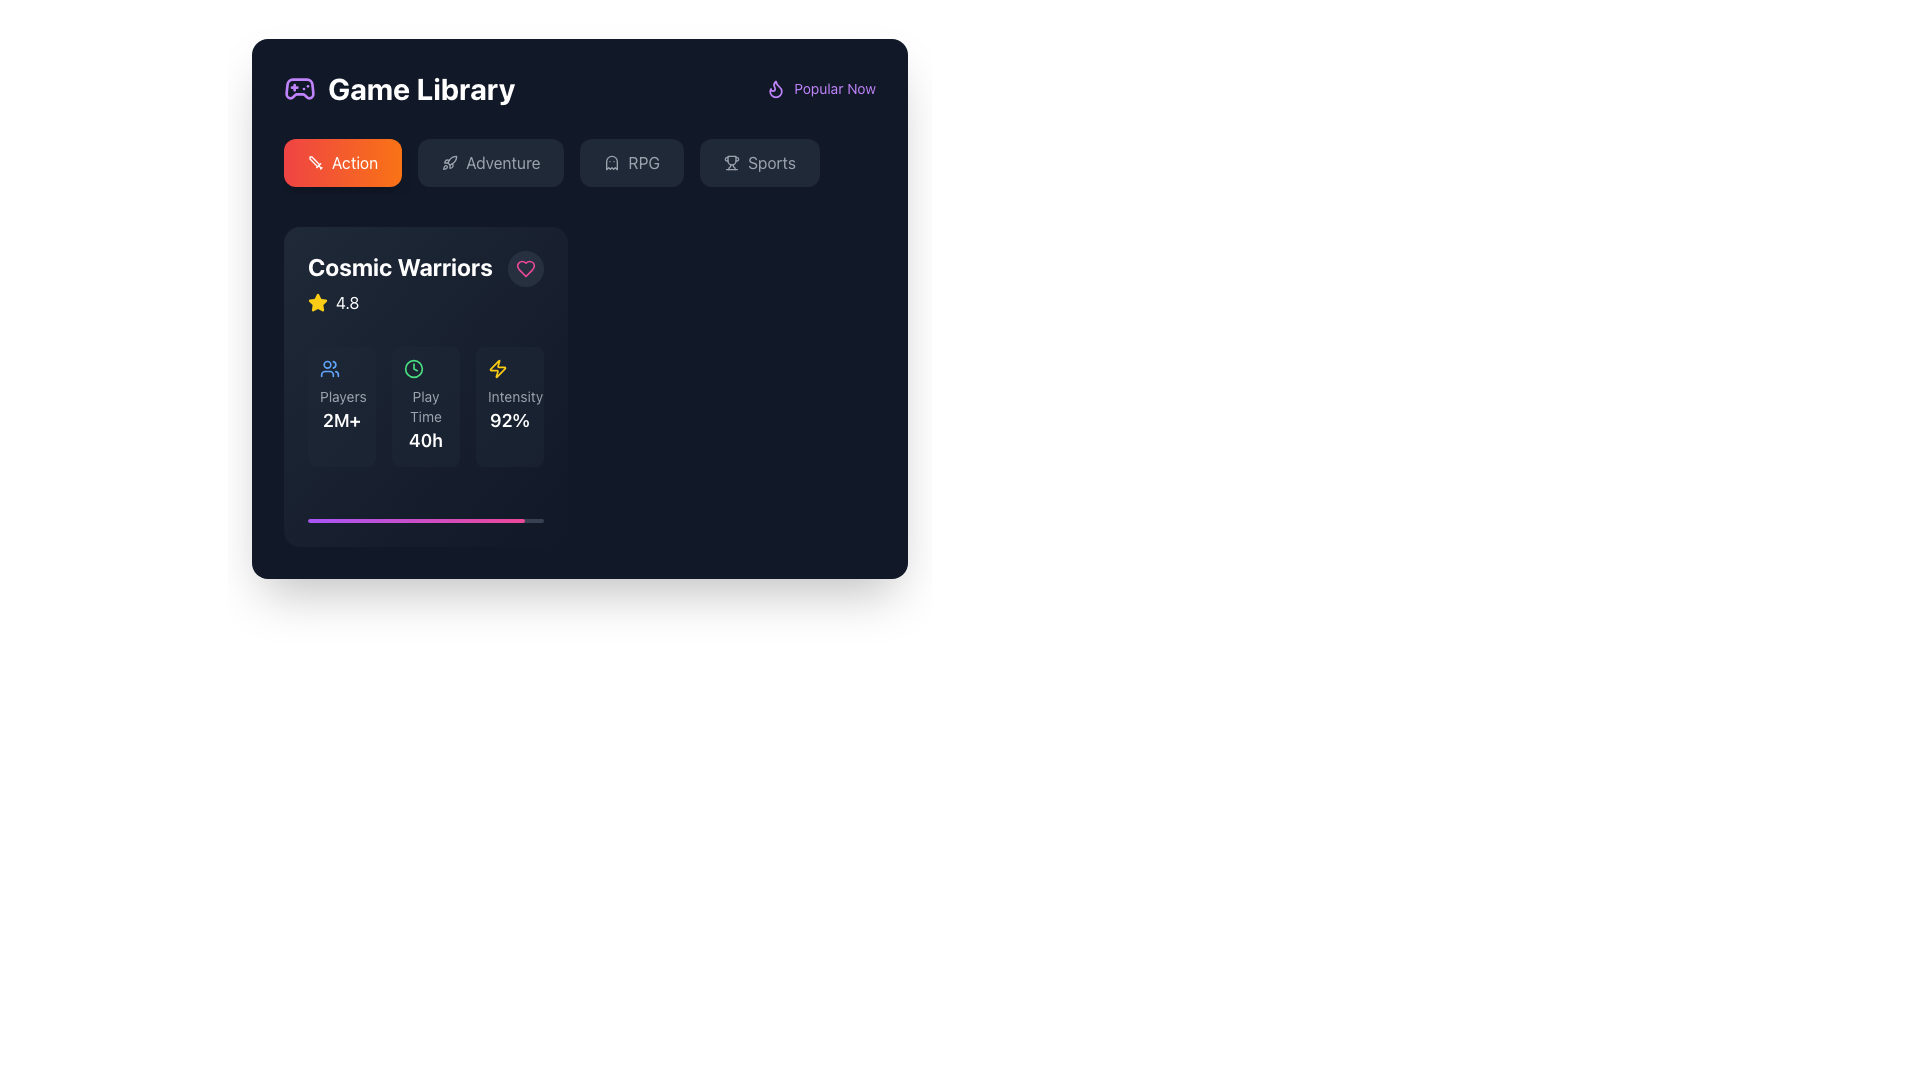  What do you see at coordinates (316, 303) in the screenshot?
I see `the yellow star icon representing the rating feature located to the left of the text '4.8' for the game 'Cosmic Warriors'` at bounding box center [316, 303].